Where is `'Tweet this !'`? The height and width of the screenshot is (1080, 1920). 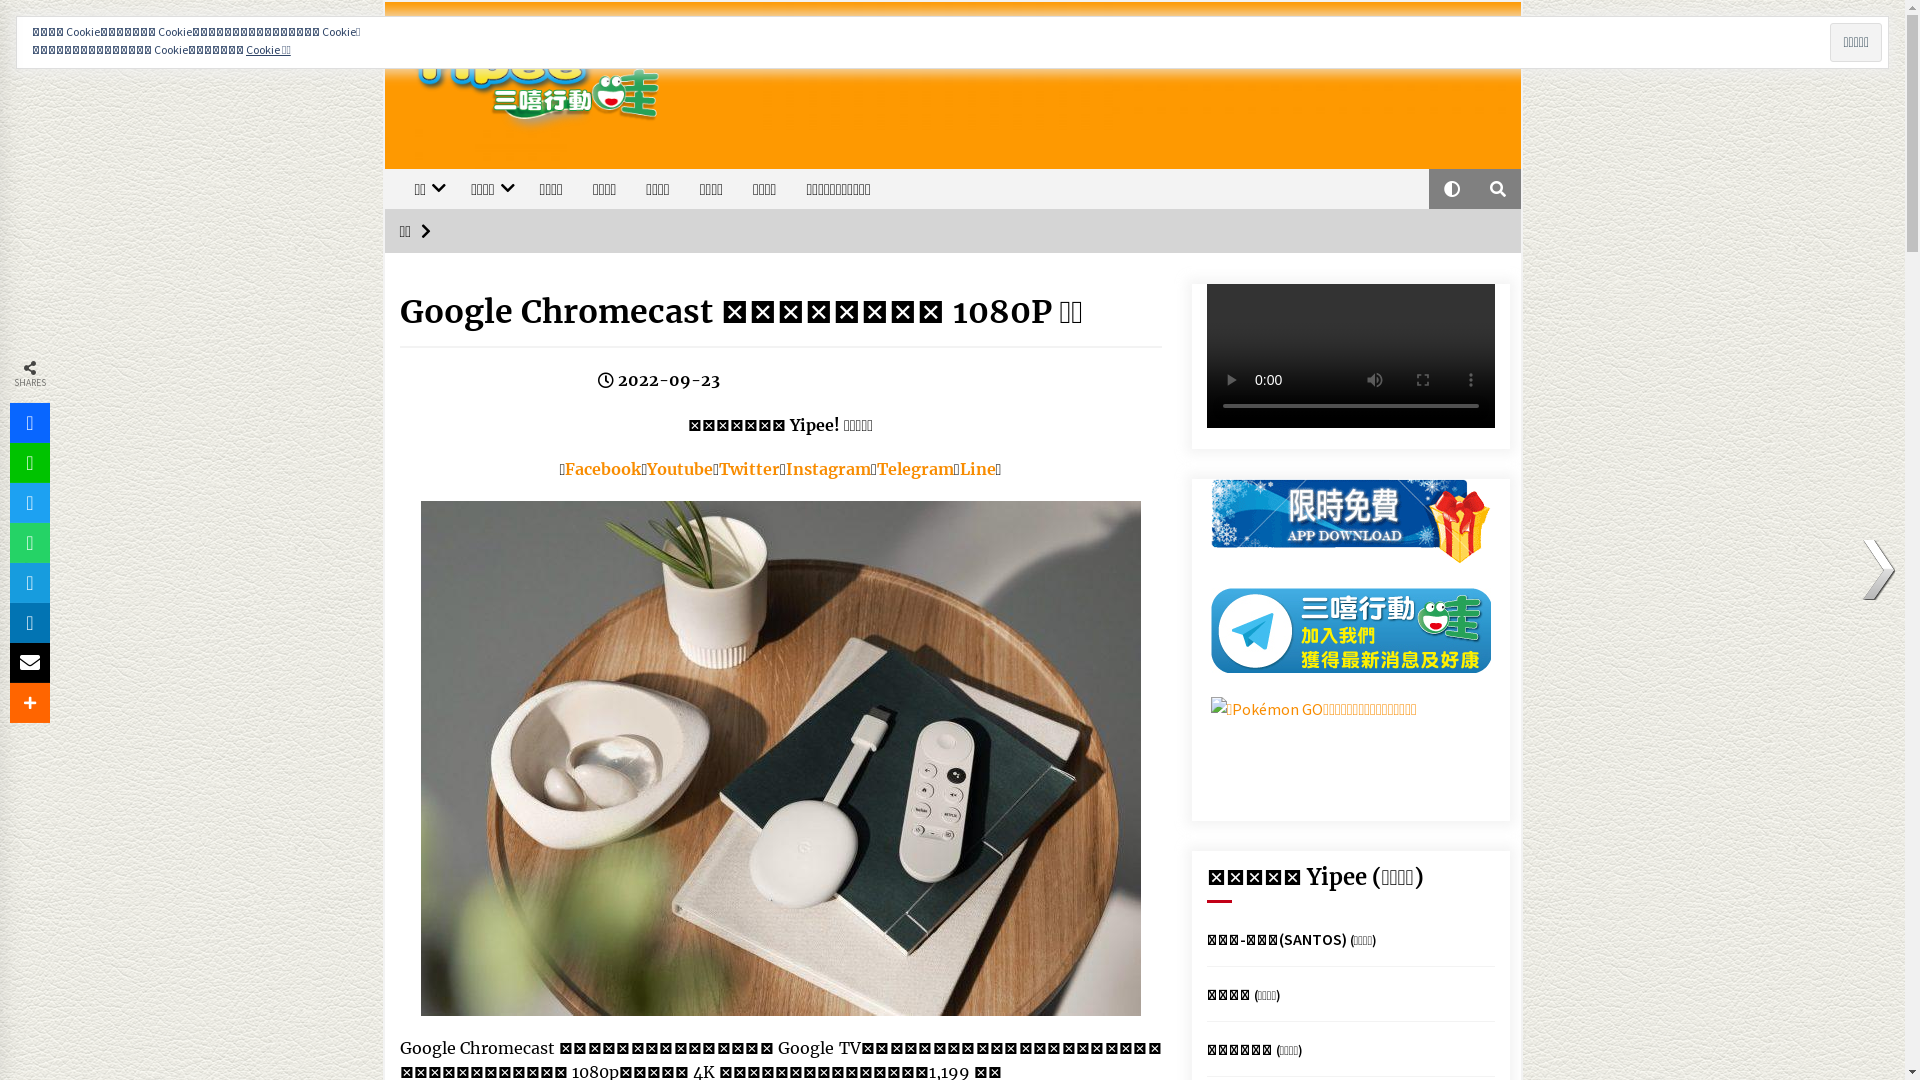 'Tweet this !' is located at coordinates (29, 501).